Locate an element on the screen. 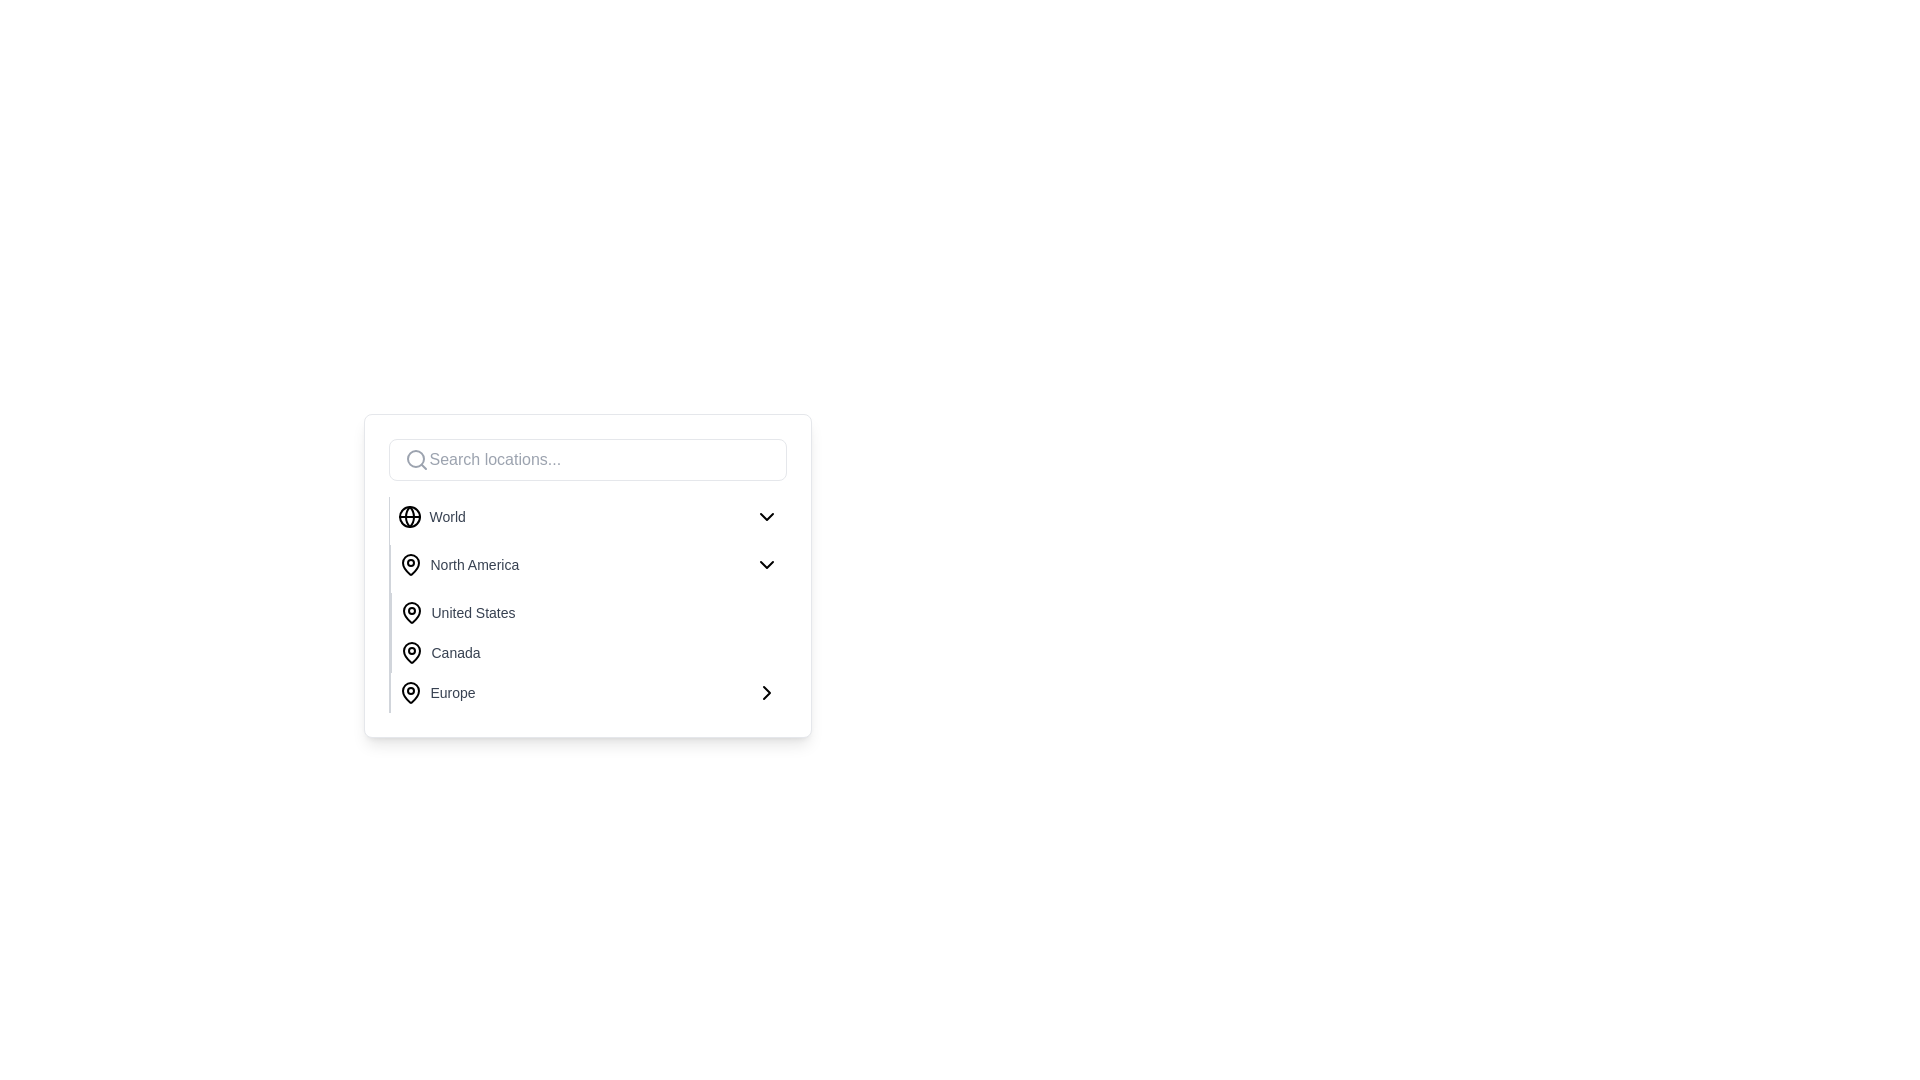  the list item representing 'United States' in the third row of the vertical list is located at coordinates (588, 612).